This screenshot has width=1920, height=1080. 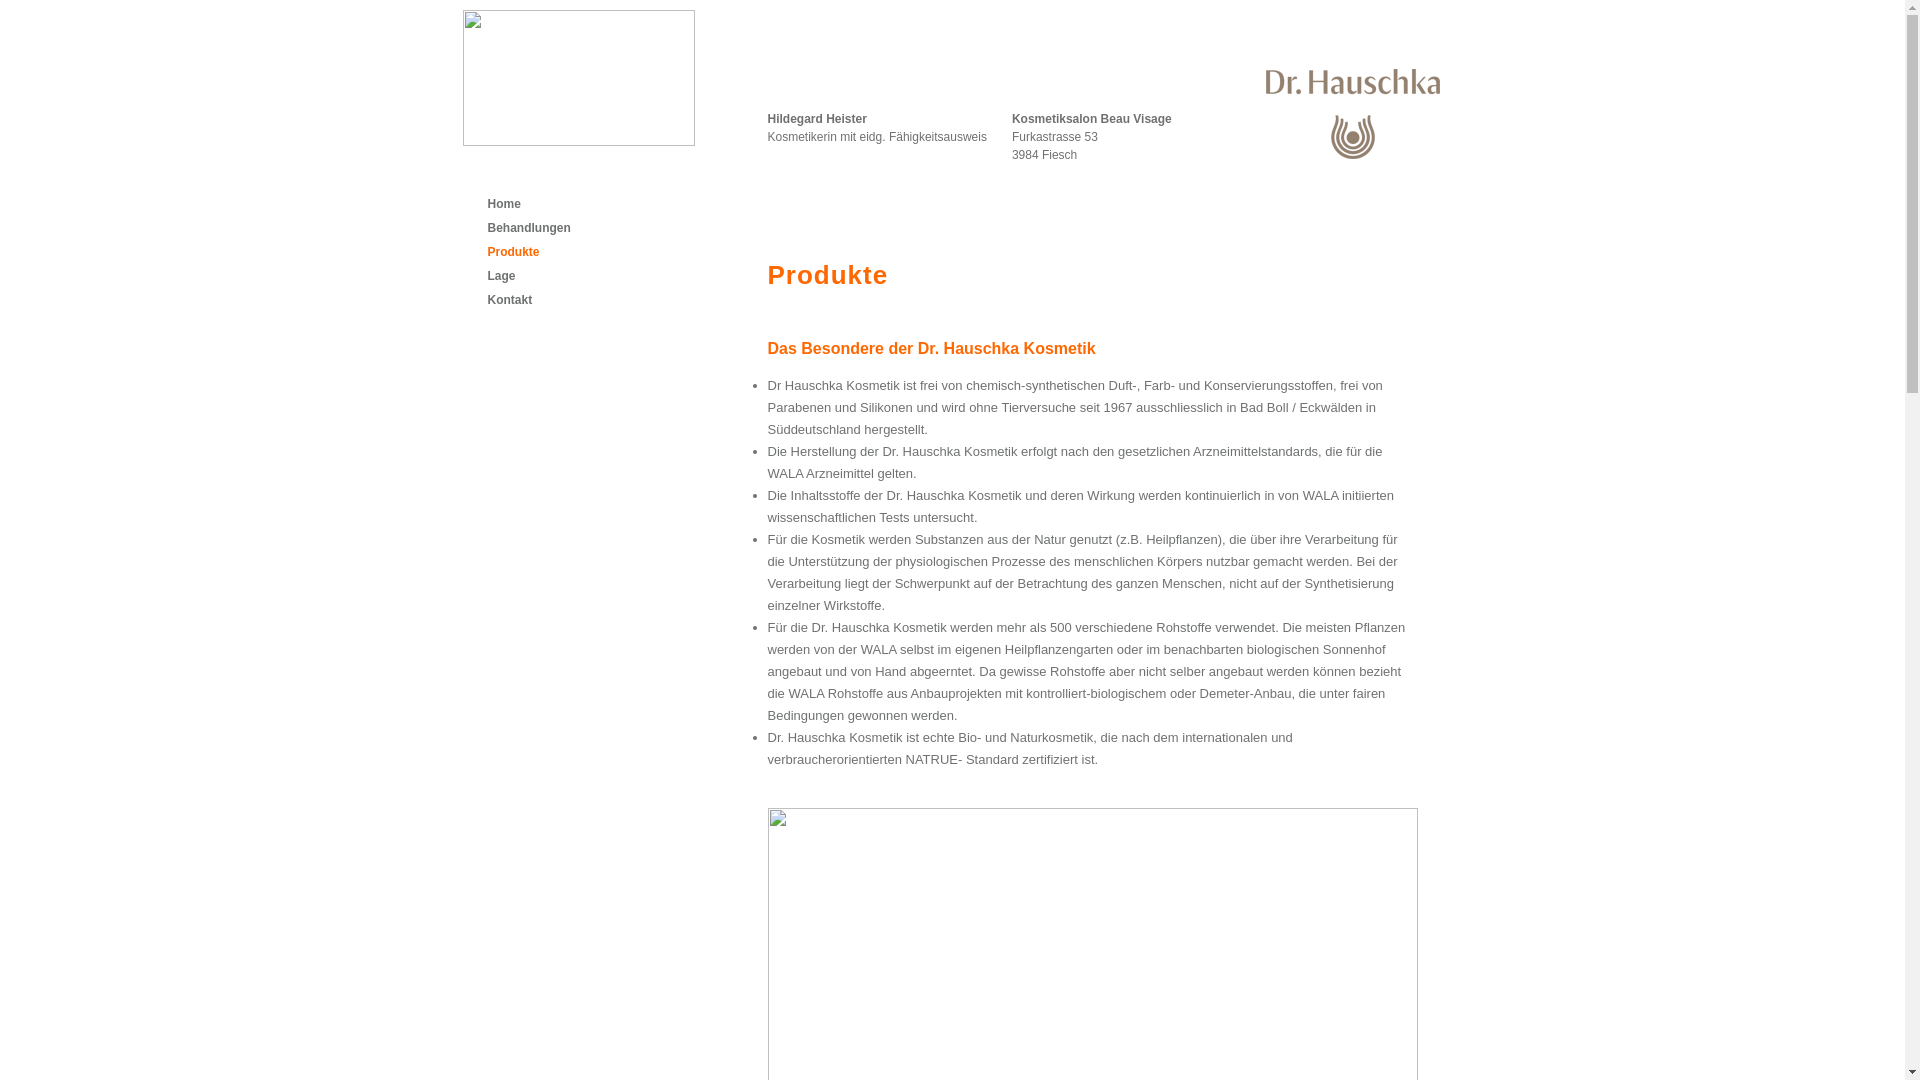 What do you see at coordinates (488, 300) in the screenshot?
I see `'Kontakt'` at bounding box center [488, 300].